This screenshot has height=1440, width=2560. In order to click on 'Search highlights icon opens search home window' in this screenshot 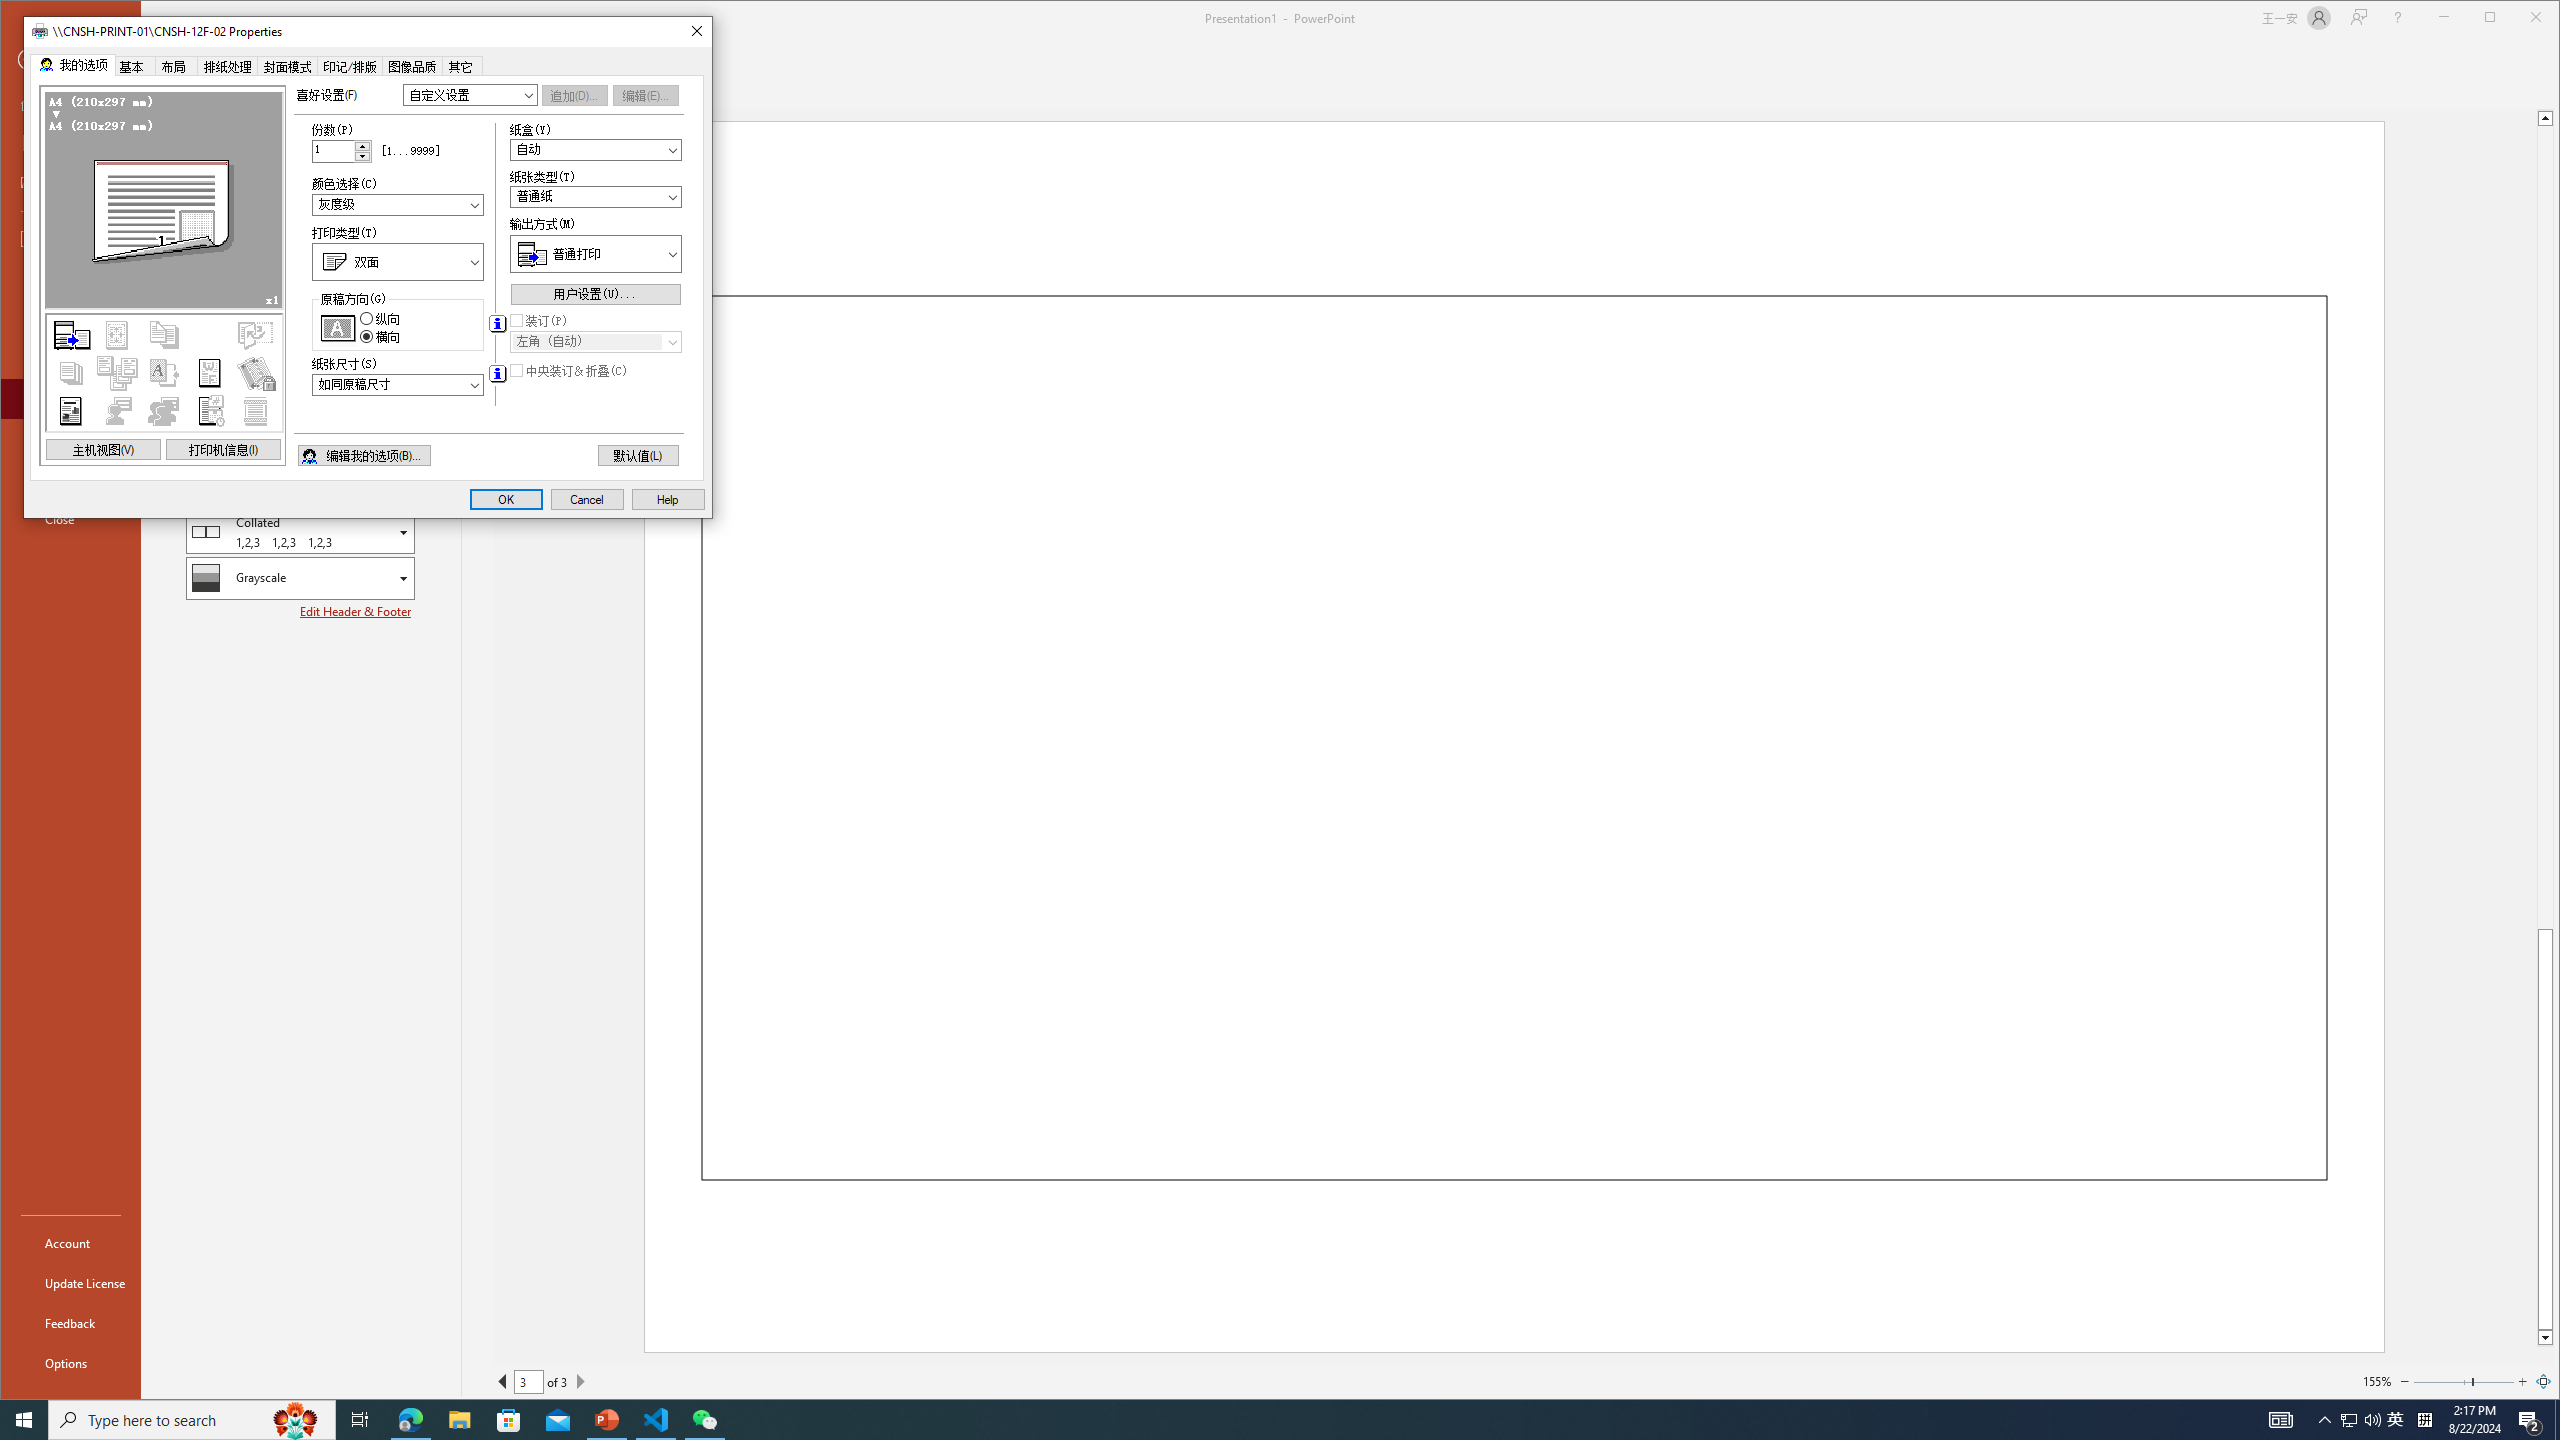, I will do `click(294, 1418)`.